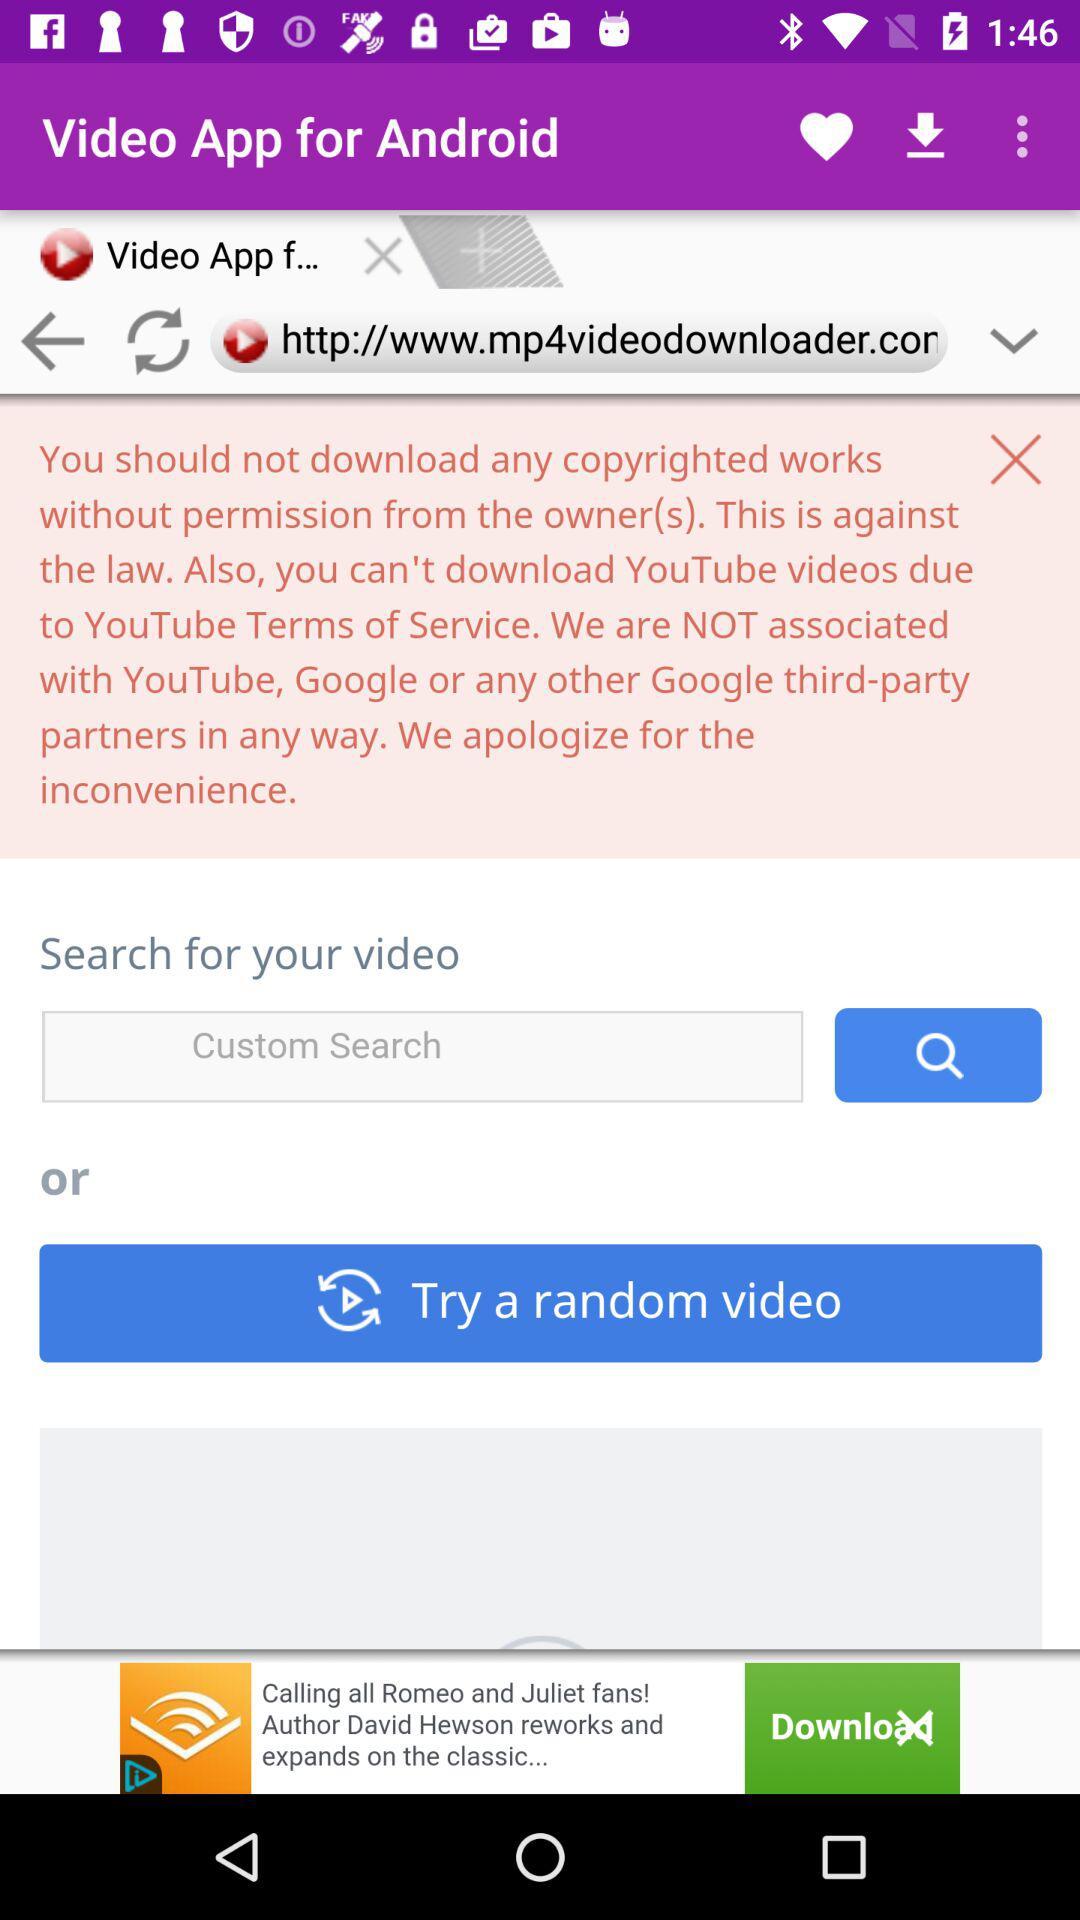 The height and width of the screenshot is (1920, 1080). I want to click on the close icon, so click(383, 251).